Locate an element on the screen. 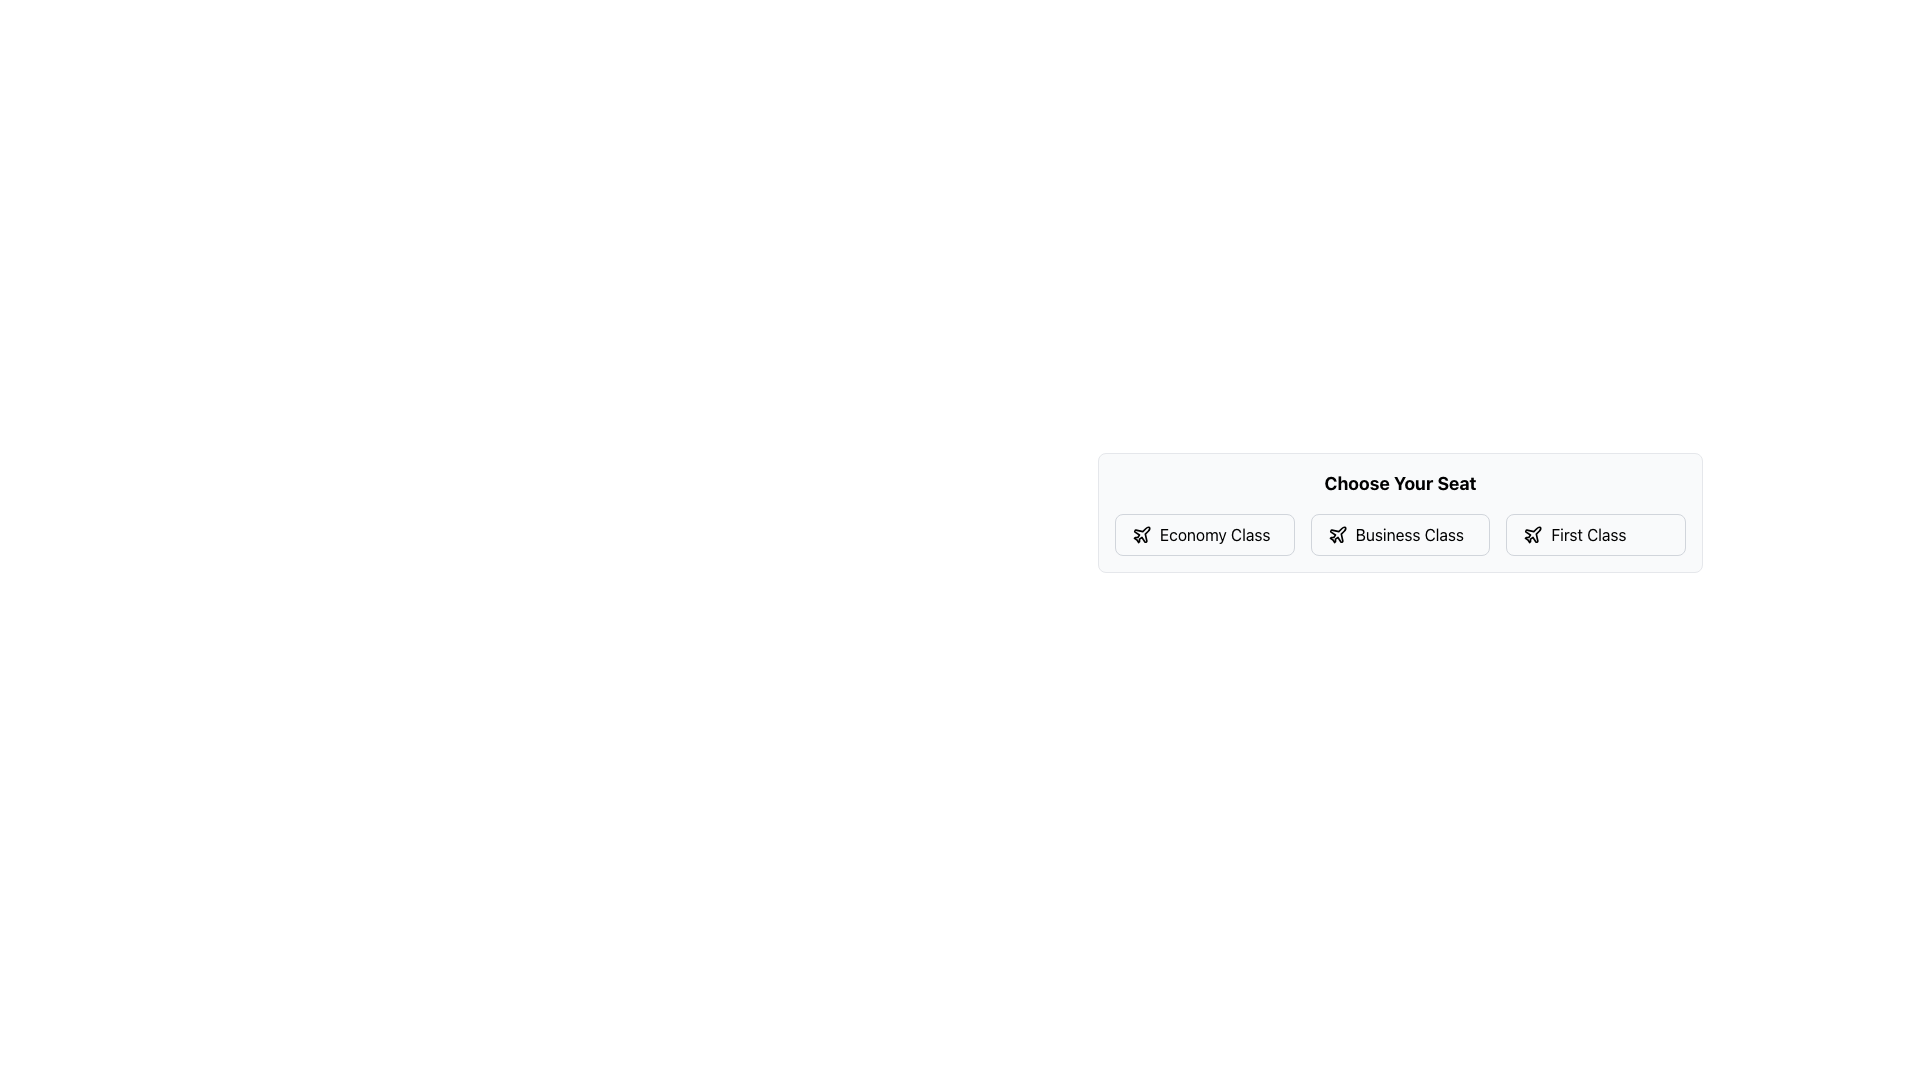  the Text Block that serves as a heading for selecting seat categories, positioned centrally above the options for 'Economy Class', 'Business Class', and 'First Class' is located at coordinates (1399, 483).